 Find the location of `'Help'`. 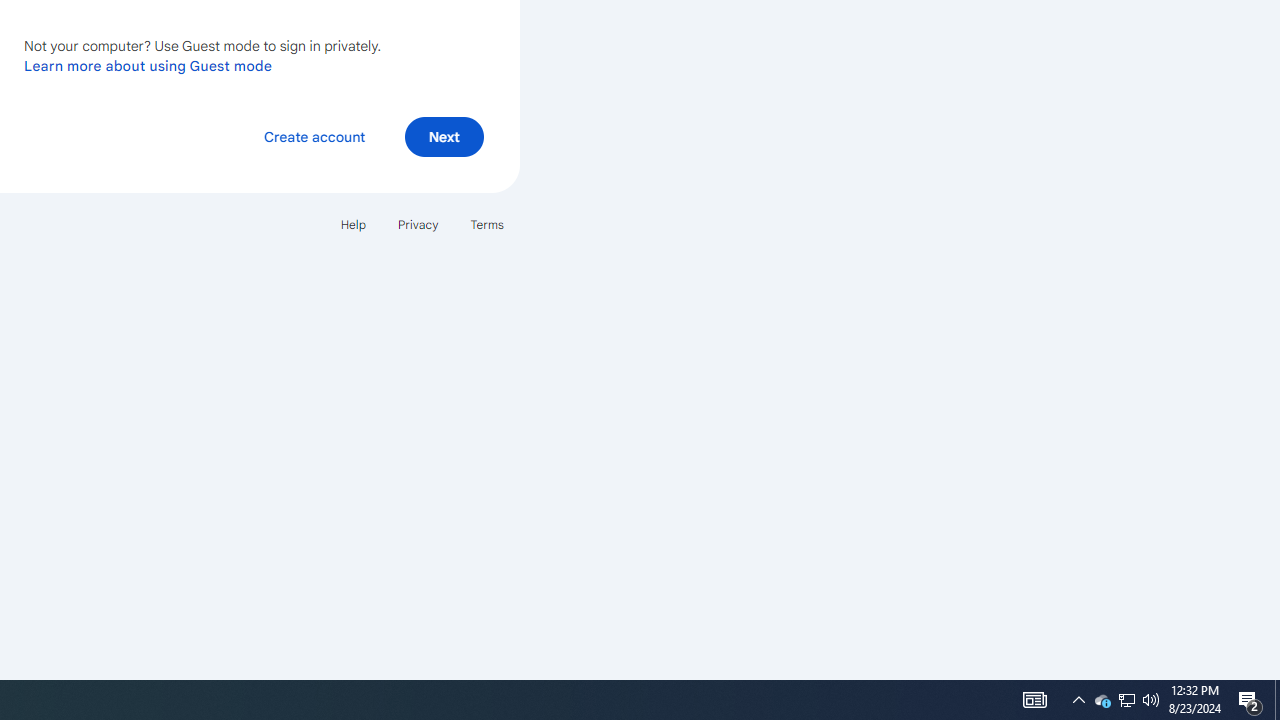

'Help' is located at coordinates (352, 224).